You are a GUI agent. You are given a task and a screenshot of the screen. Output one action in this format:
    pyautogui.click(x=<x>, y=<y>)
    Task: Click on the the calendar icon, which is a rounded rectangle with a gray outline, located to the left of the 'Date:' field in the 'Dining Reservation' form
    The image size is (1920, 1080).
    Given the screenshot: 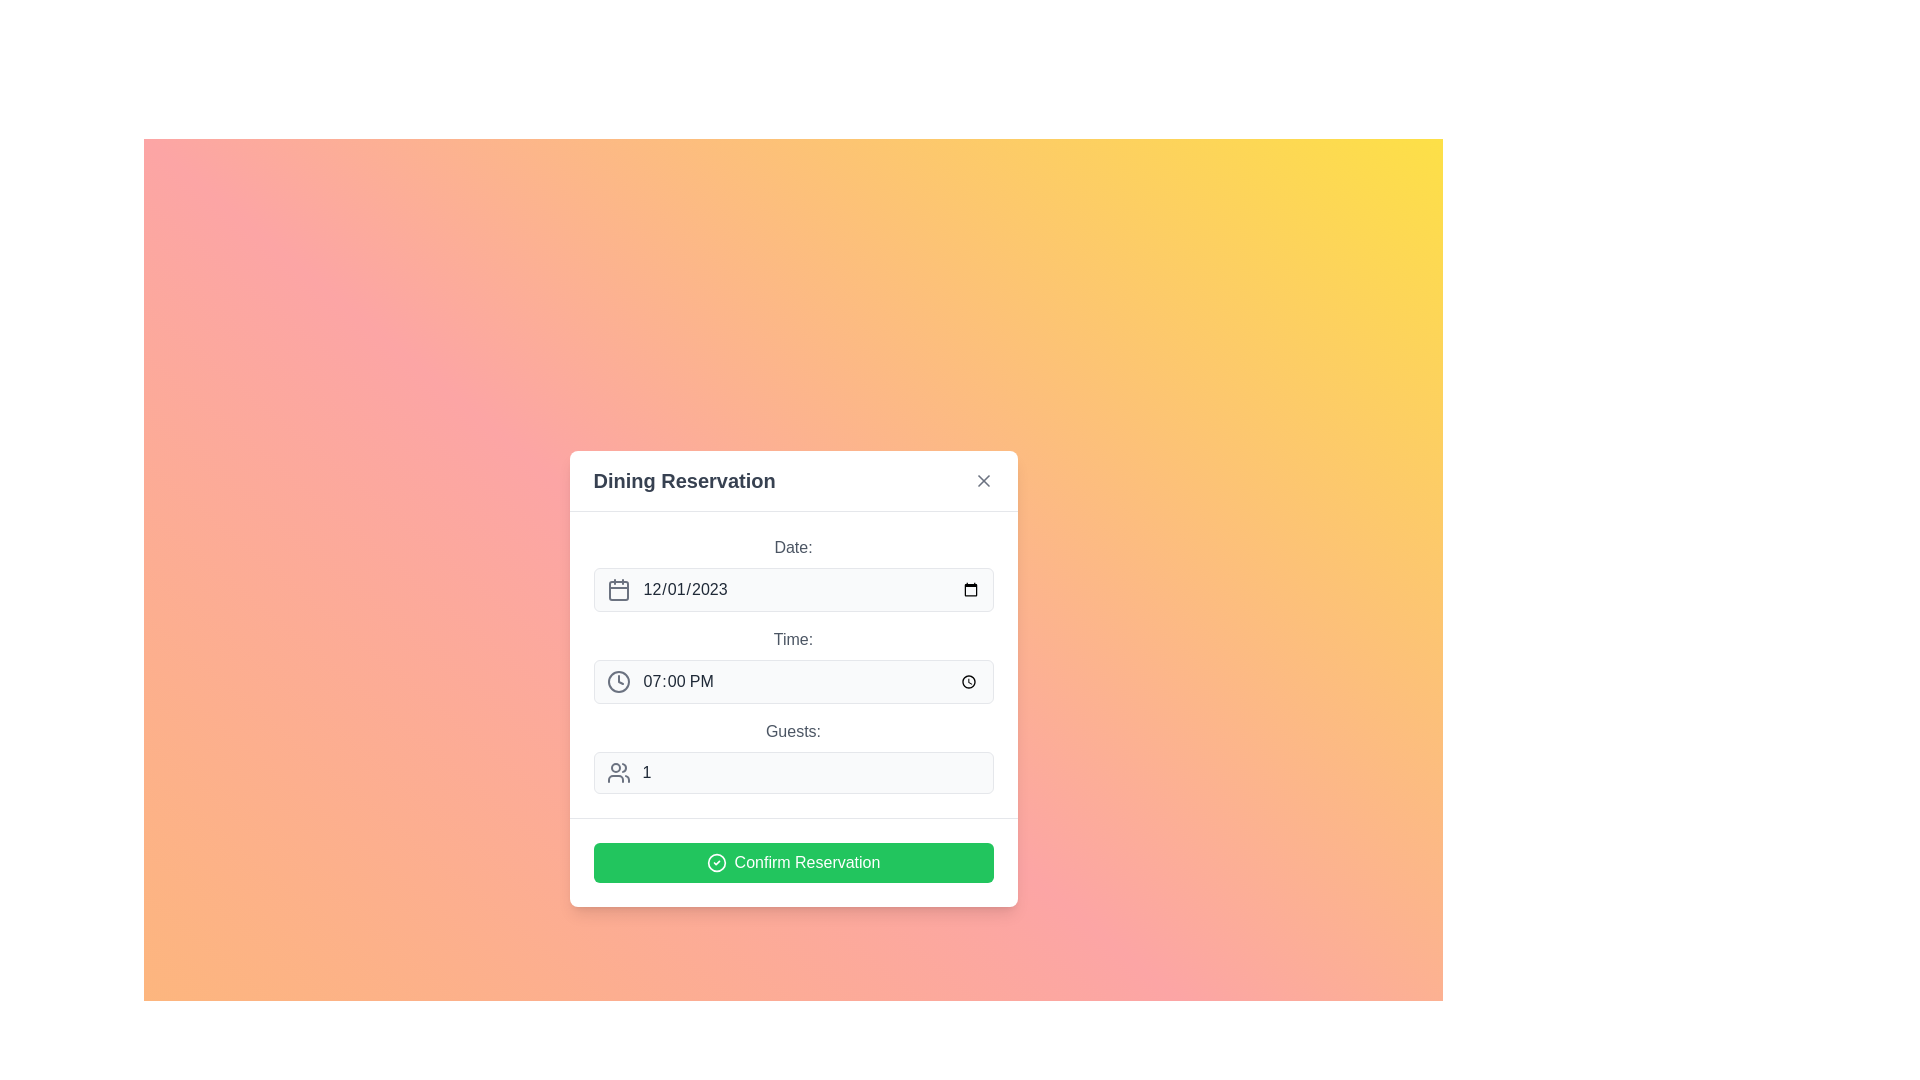 What is the action you would take?
    pyautogui.click(x=617, y=589)
    